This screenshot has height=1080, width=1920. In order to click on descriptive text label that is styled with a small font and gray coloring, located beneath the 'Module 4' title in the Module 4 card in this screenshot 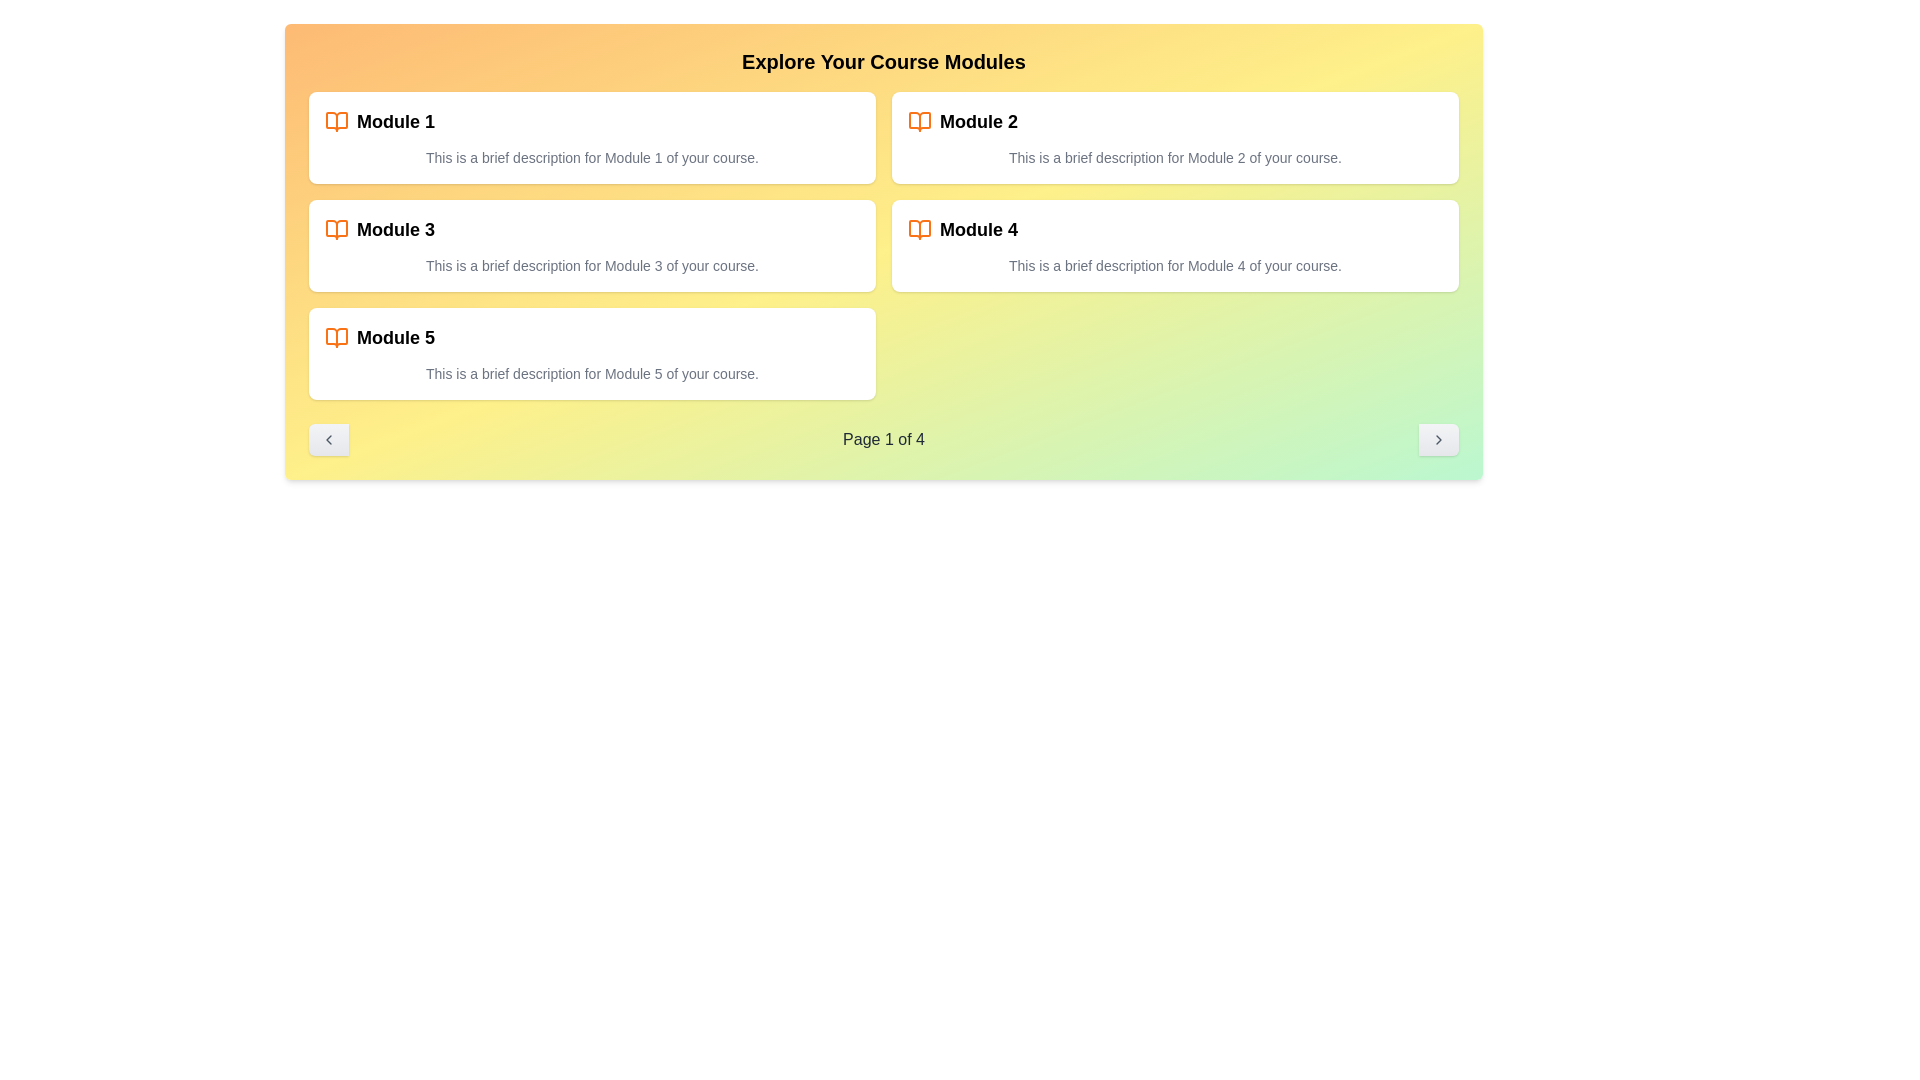, I will do `click(1175, 265)`.